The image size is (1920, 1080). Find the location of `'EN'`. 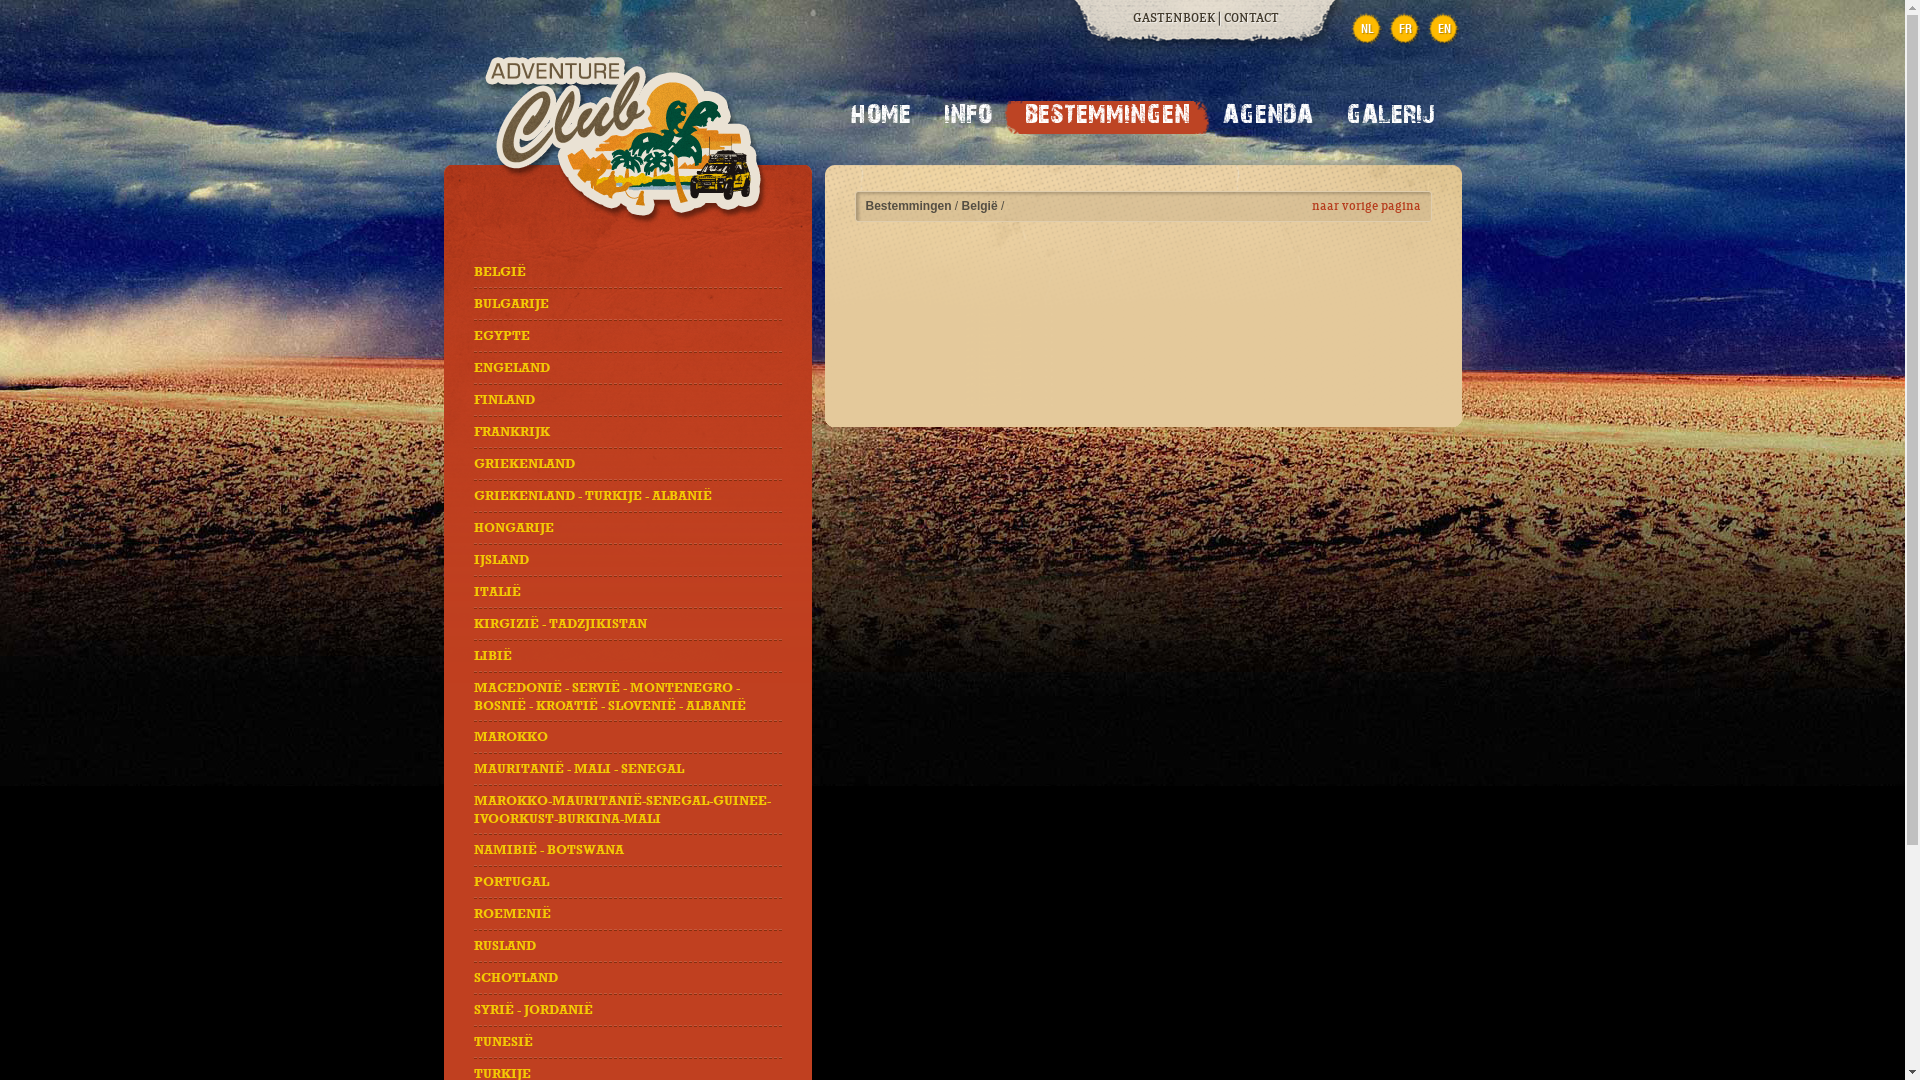

'EN' is located at coordinates (1443, 29).